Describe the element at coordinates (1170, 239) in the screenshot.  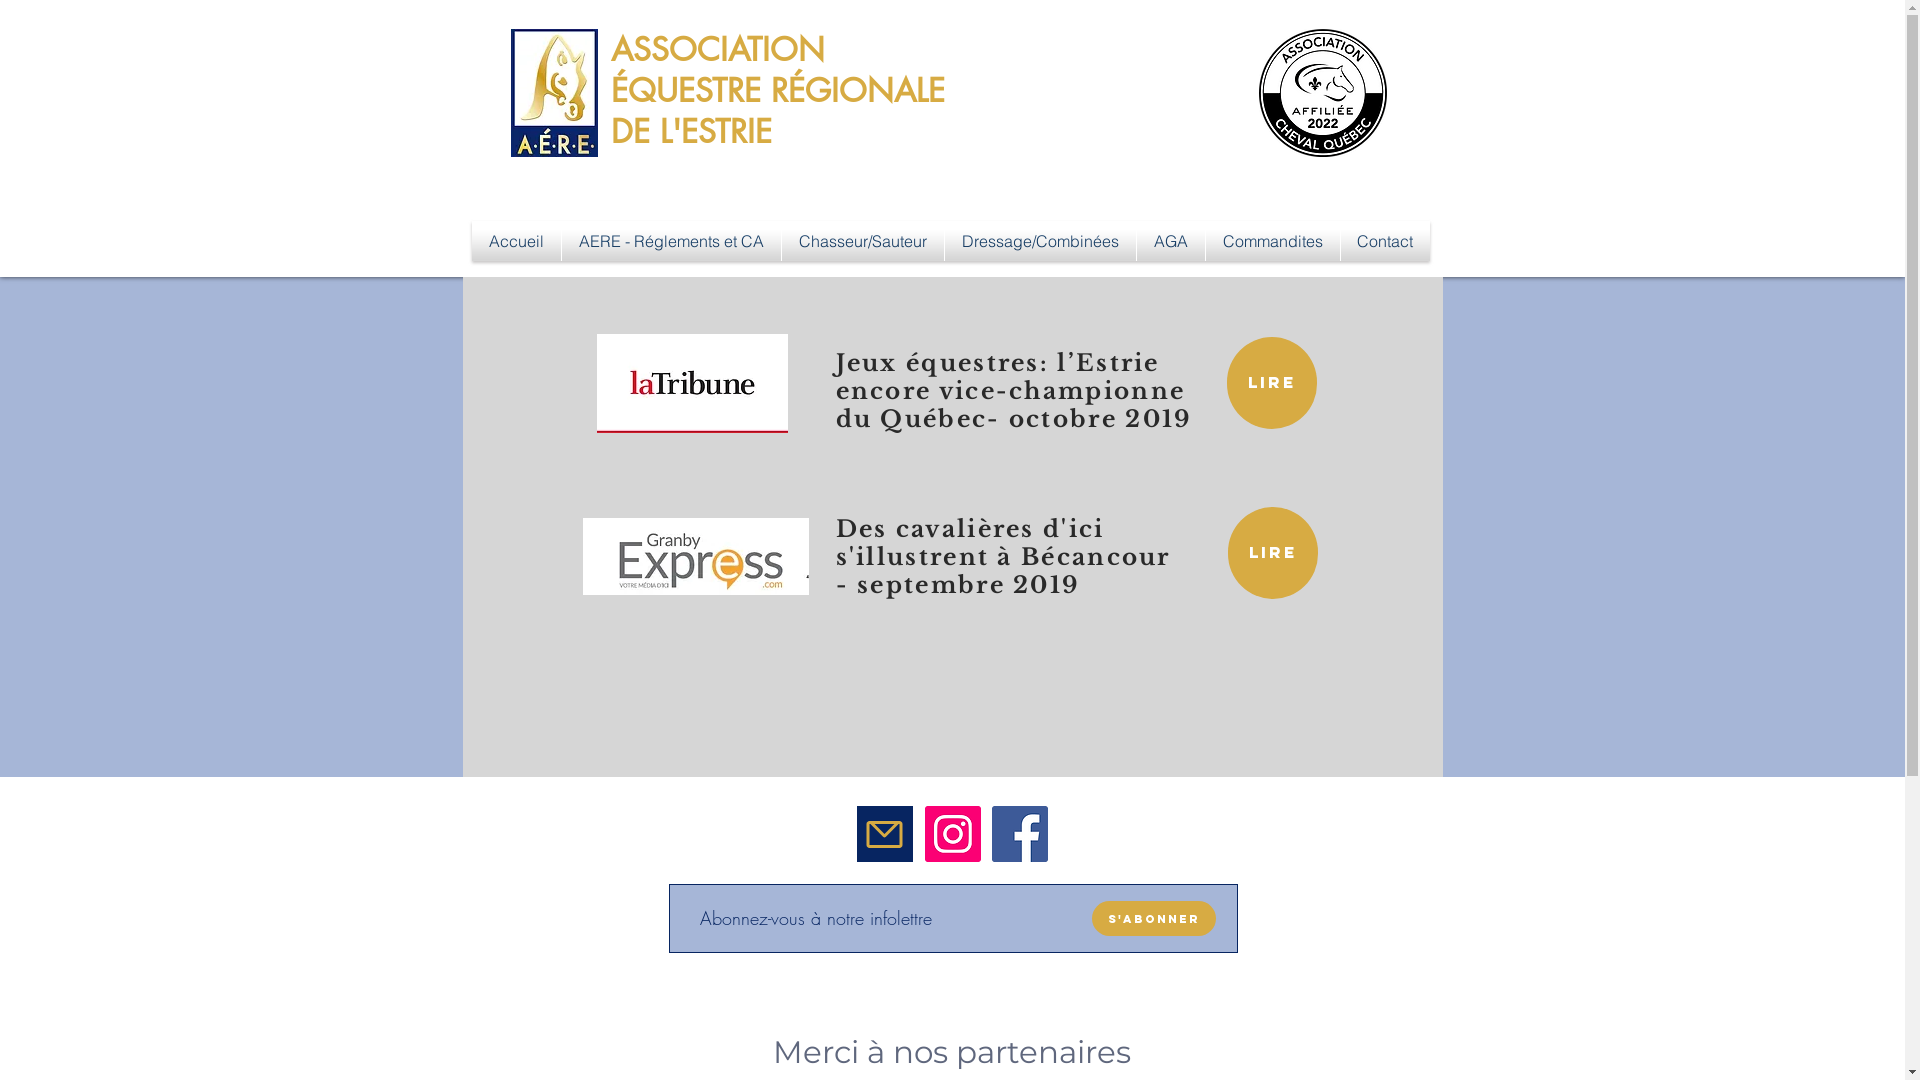
I see `'AGA'` at that location.